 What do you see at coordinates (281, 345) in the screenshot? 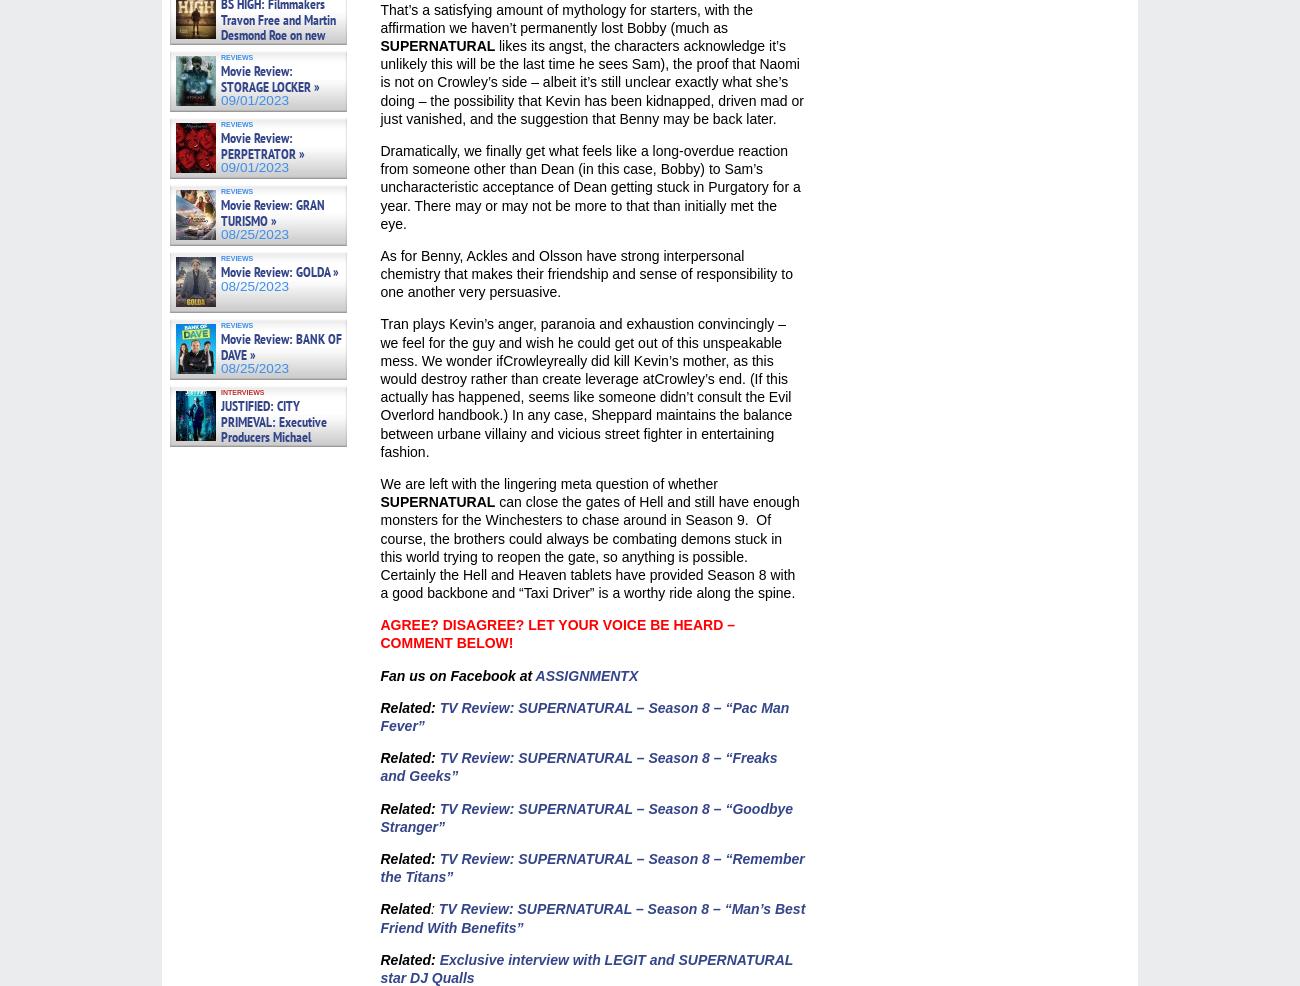
I see `'Movie Review: BANK OF DAVE »'` at bounding box center [281, 345].